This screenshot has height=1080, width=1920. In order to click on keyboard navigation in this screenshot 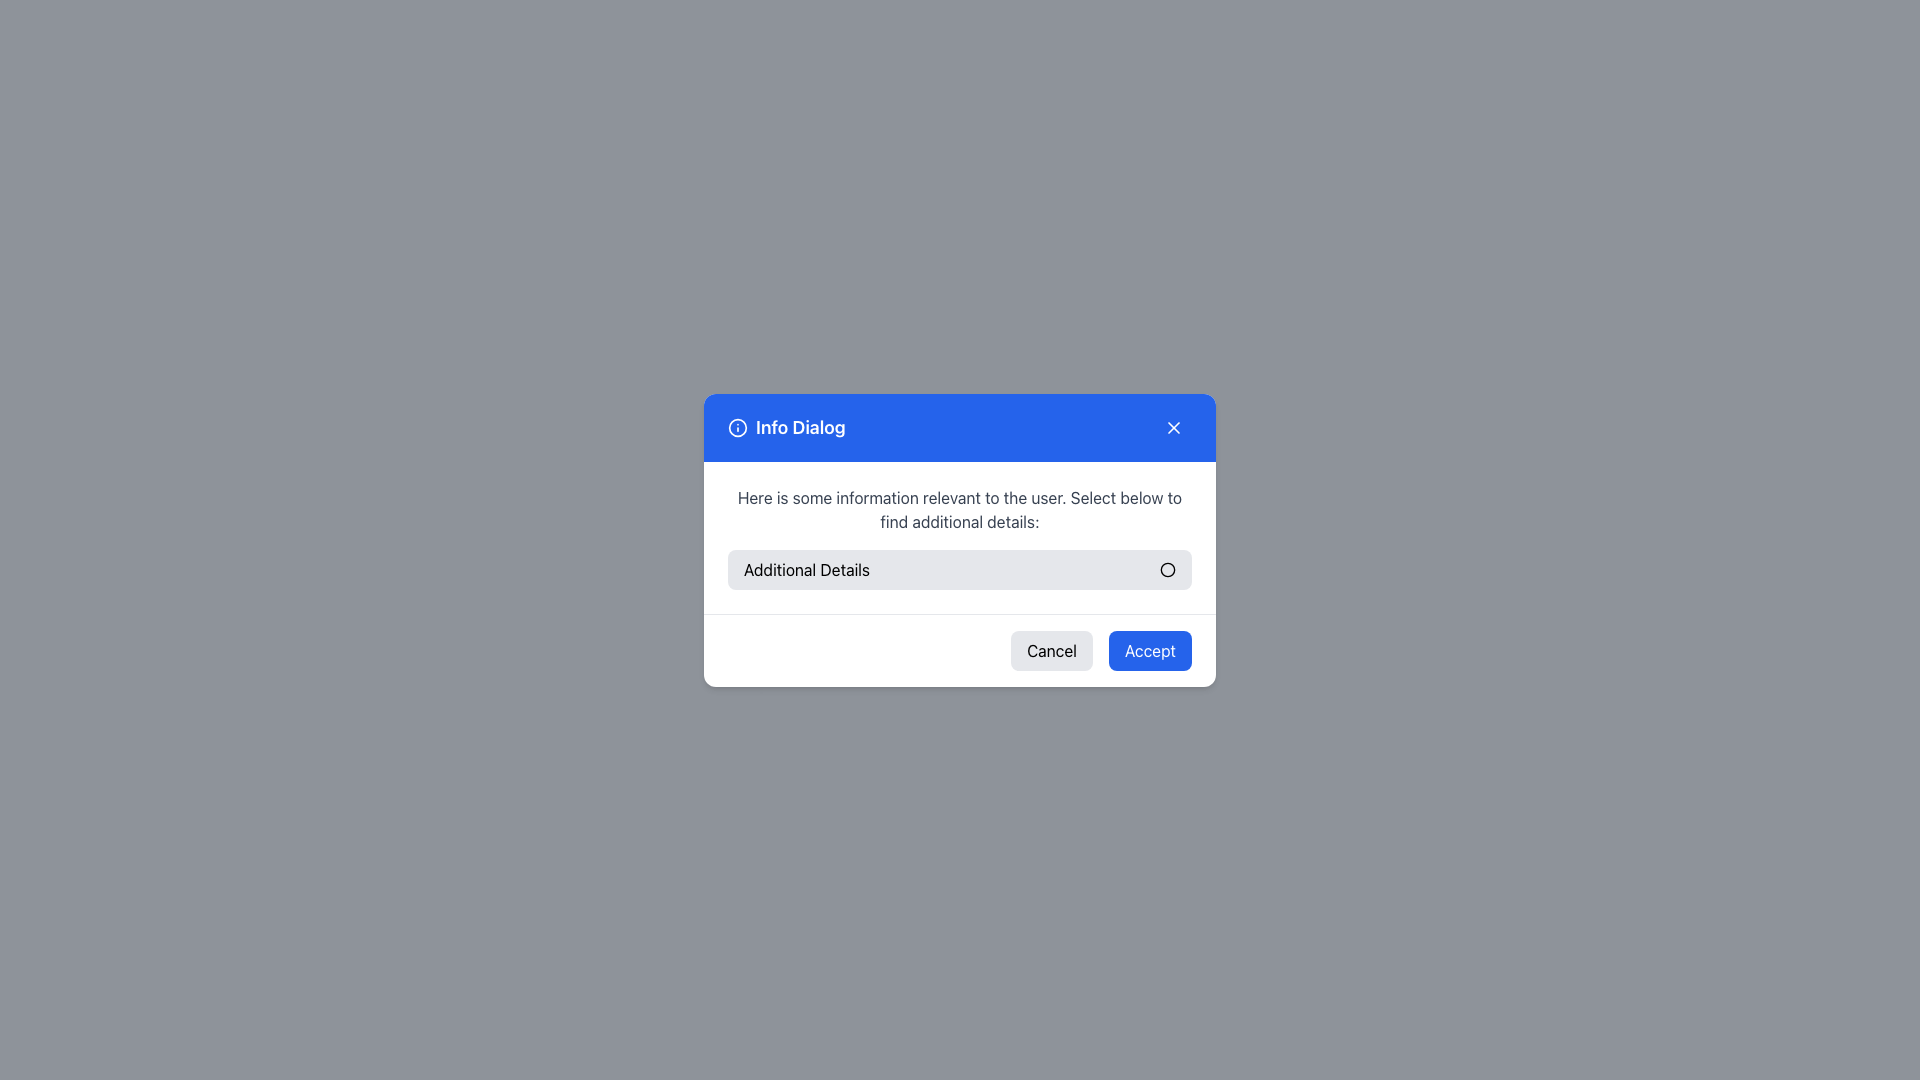, I will do `click(960, 569)`.